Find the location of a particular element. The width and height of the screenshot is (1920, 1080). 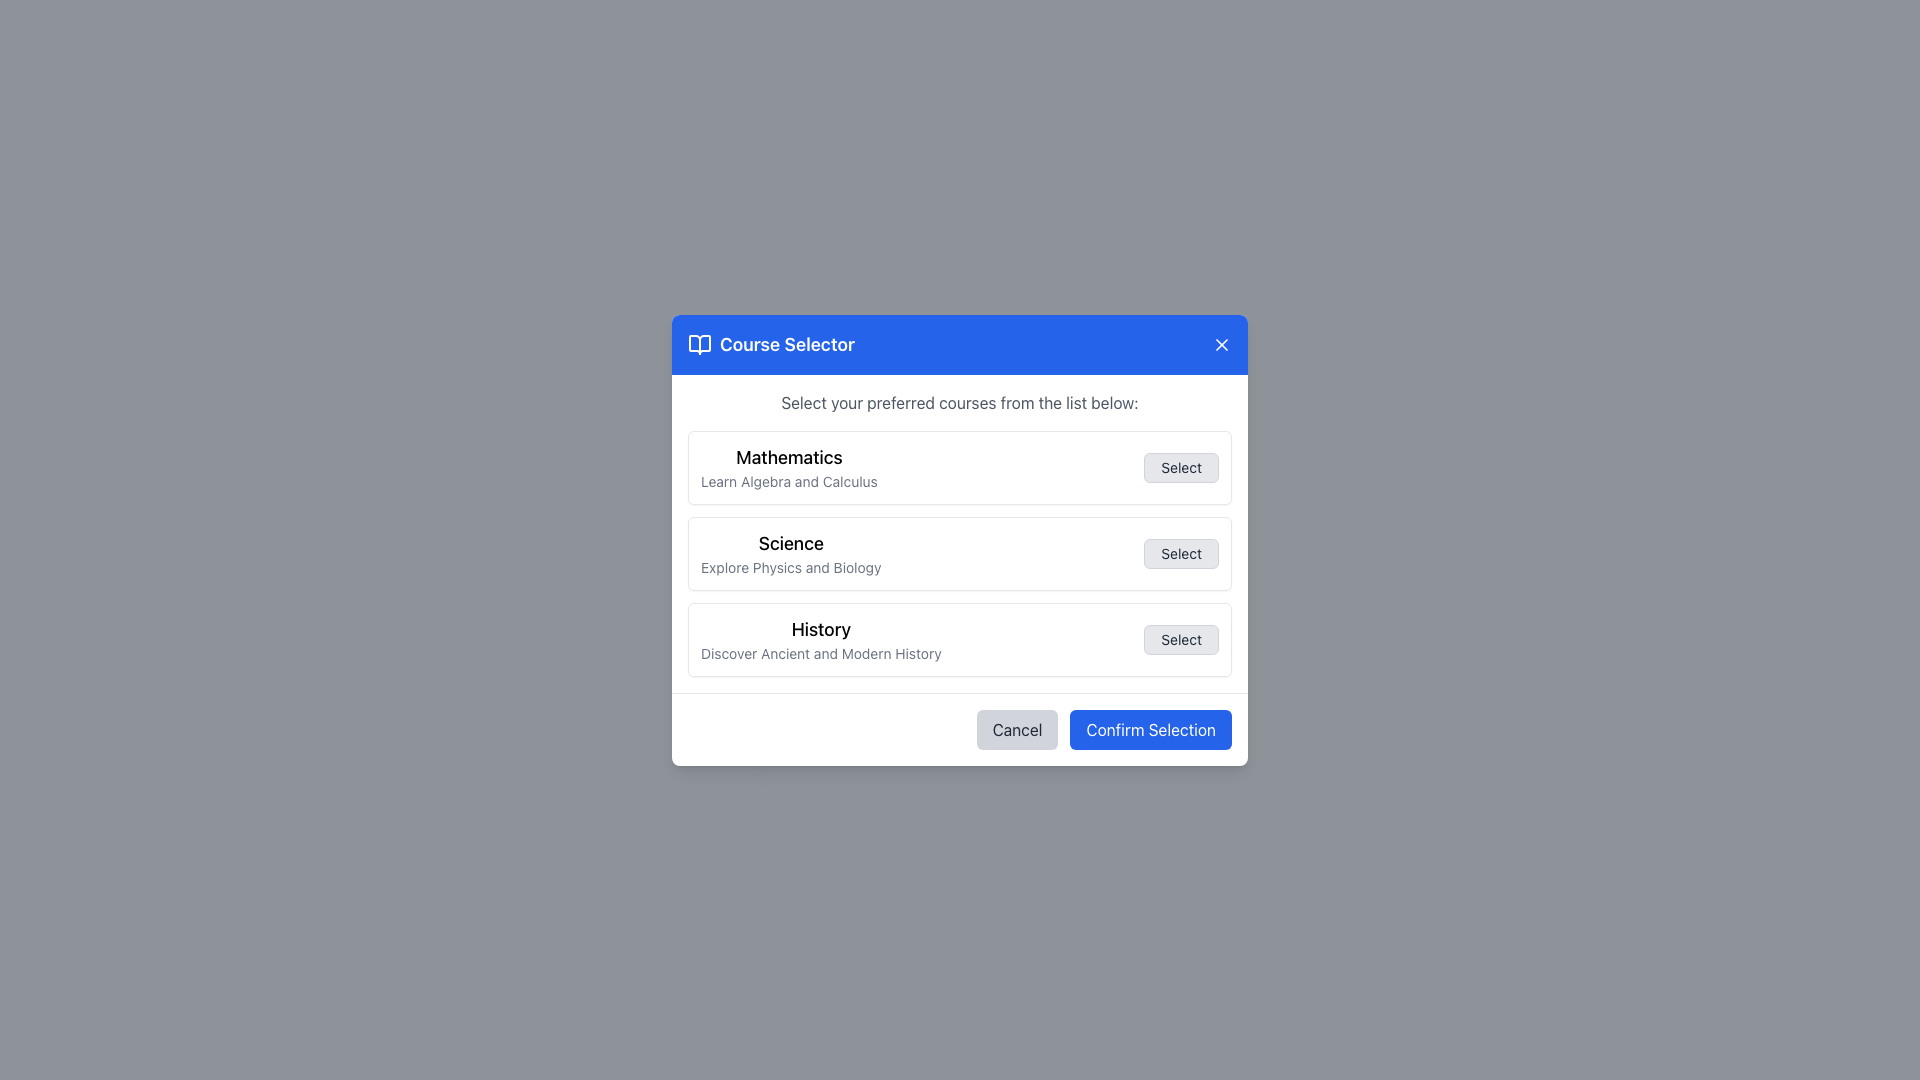

the 'History' text label, which is styled in medium bold font and located above smaller gray italicized text within a selectable option card in a modal dialog is located at coordinates (821, 628).